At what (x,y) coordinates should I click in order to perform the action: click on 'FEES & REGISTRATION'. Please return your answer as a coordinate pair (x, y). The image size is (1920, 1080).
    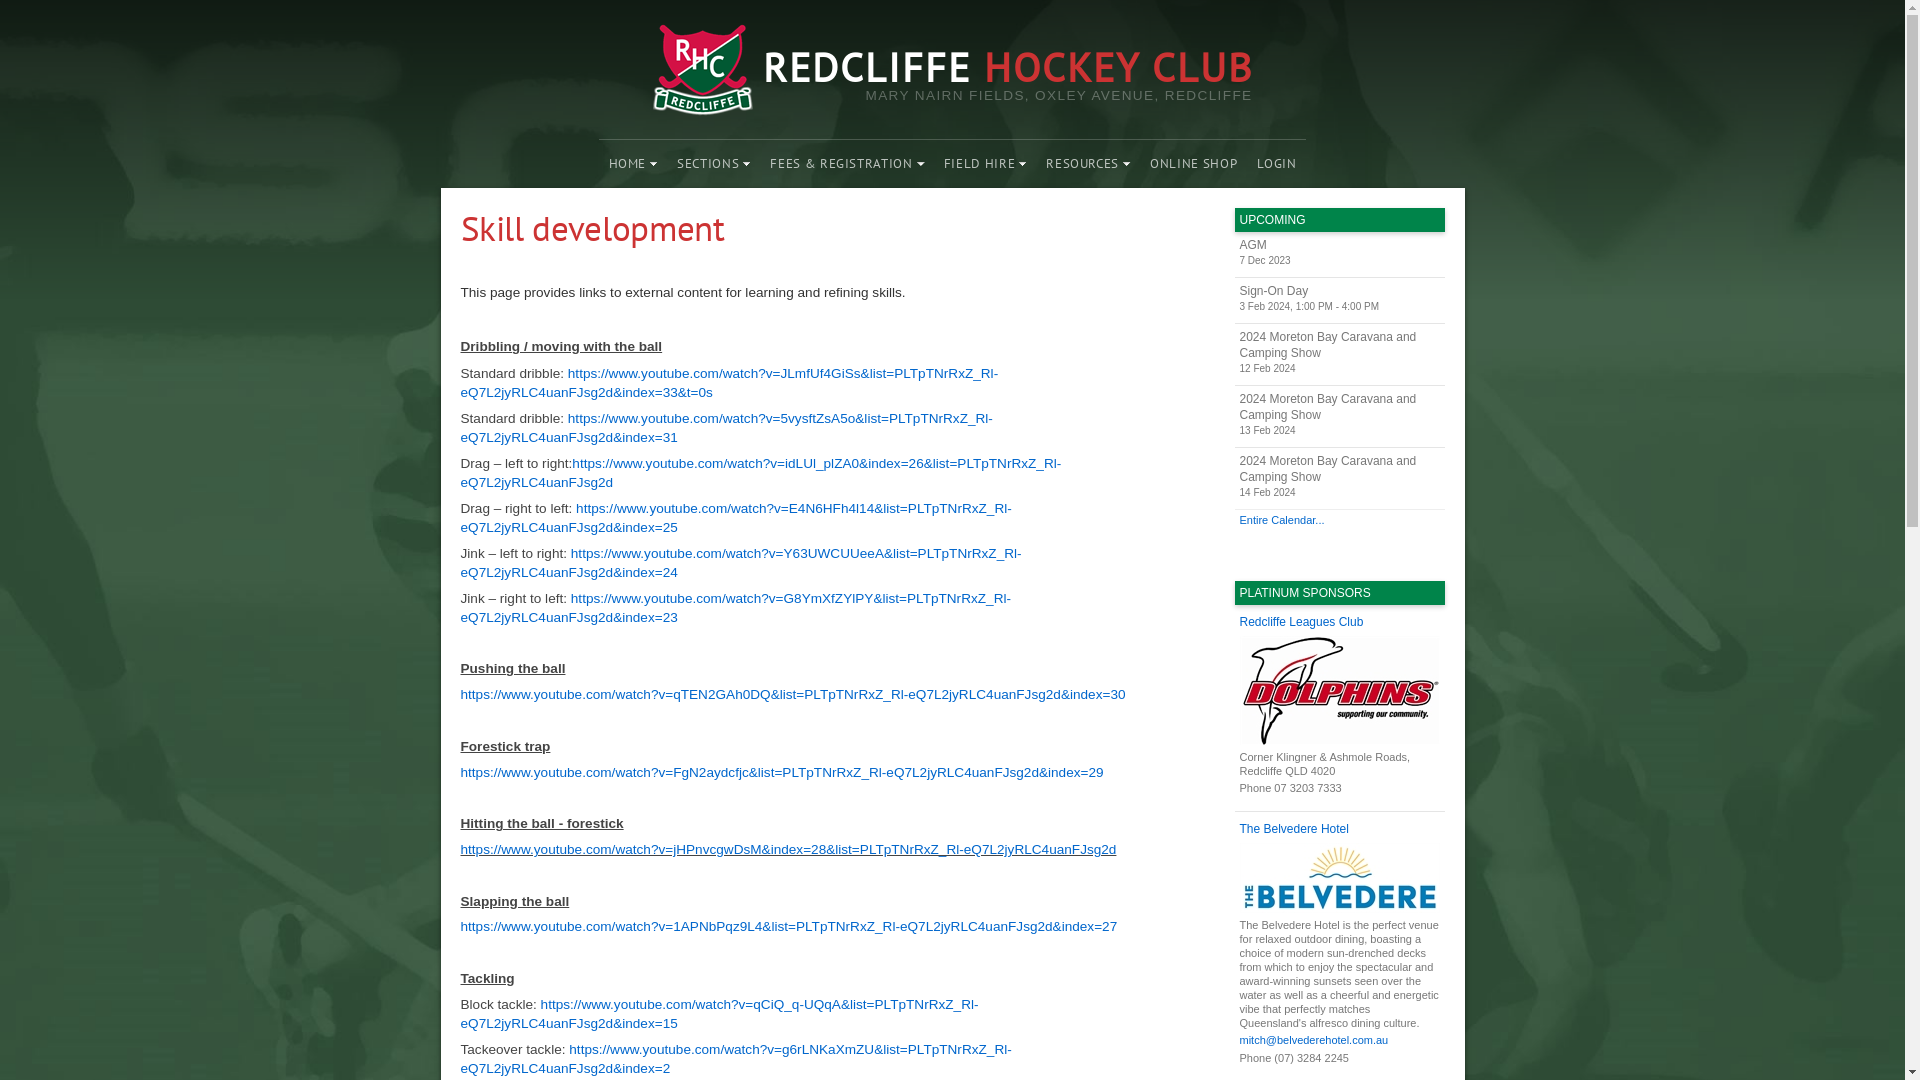
    Looking at the image, I should click on (846, 163).